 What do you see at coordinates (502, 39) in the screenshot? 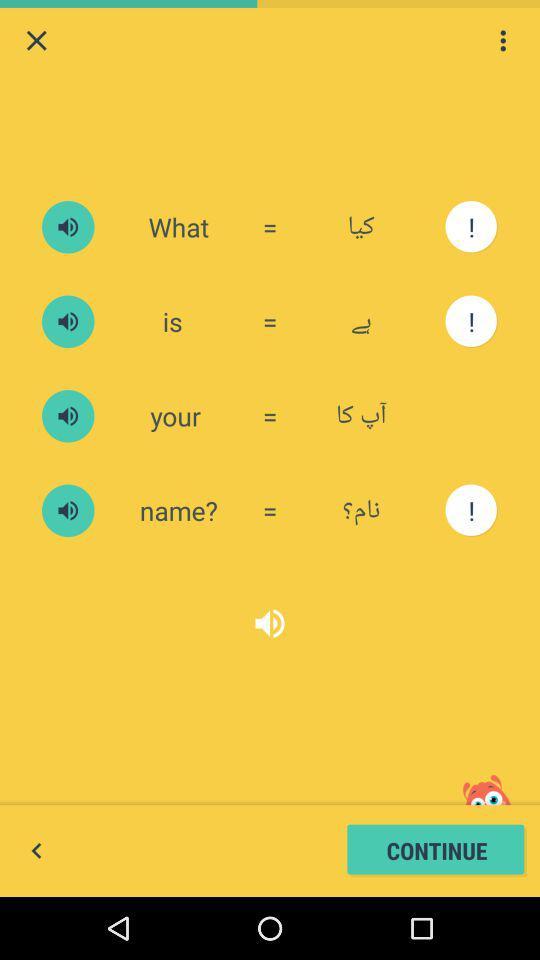
I see `open extra options` at bounding box center [502, 39].